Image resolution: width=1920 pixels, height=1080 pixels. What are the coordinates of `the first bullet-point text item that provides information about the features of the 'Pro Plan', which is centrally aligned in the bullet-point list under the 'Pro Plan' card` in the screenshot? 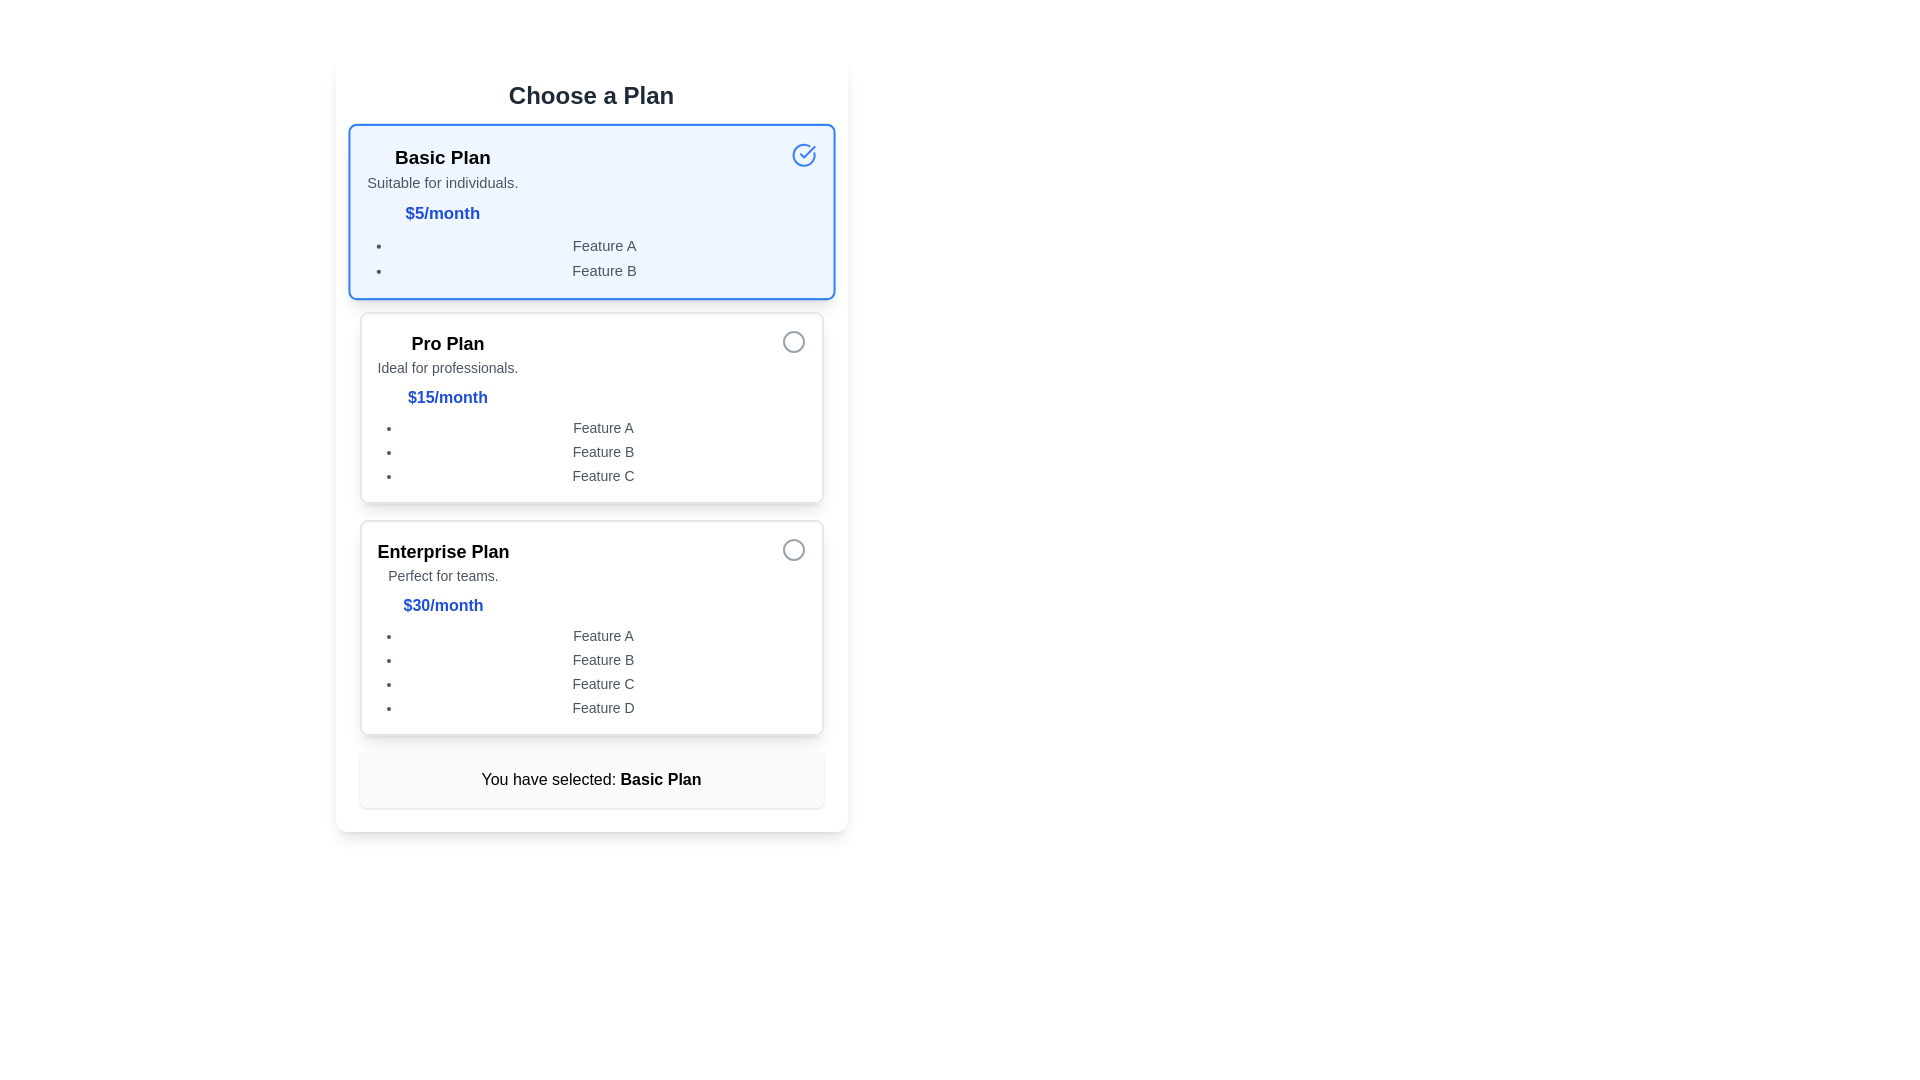 It's located at (602, 427).